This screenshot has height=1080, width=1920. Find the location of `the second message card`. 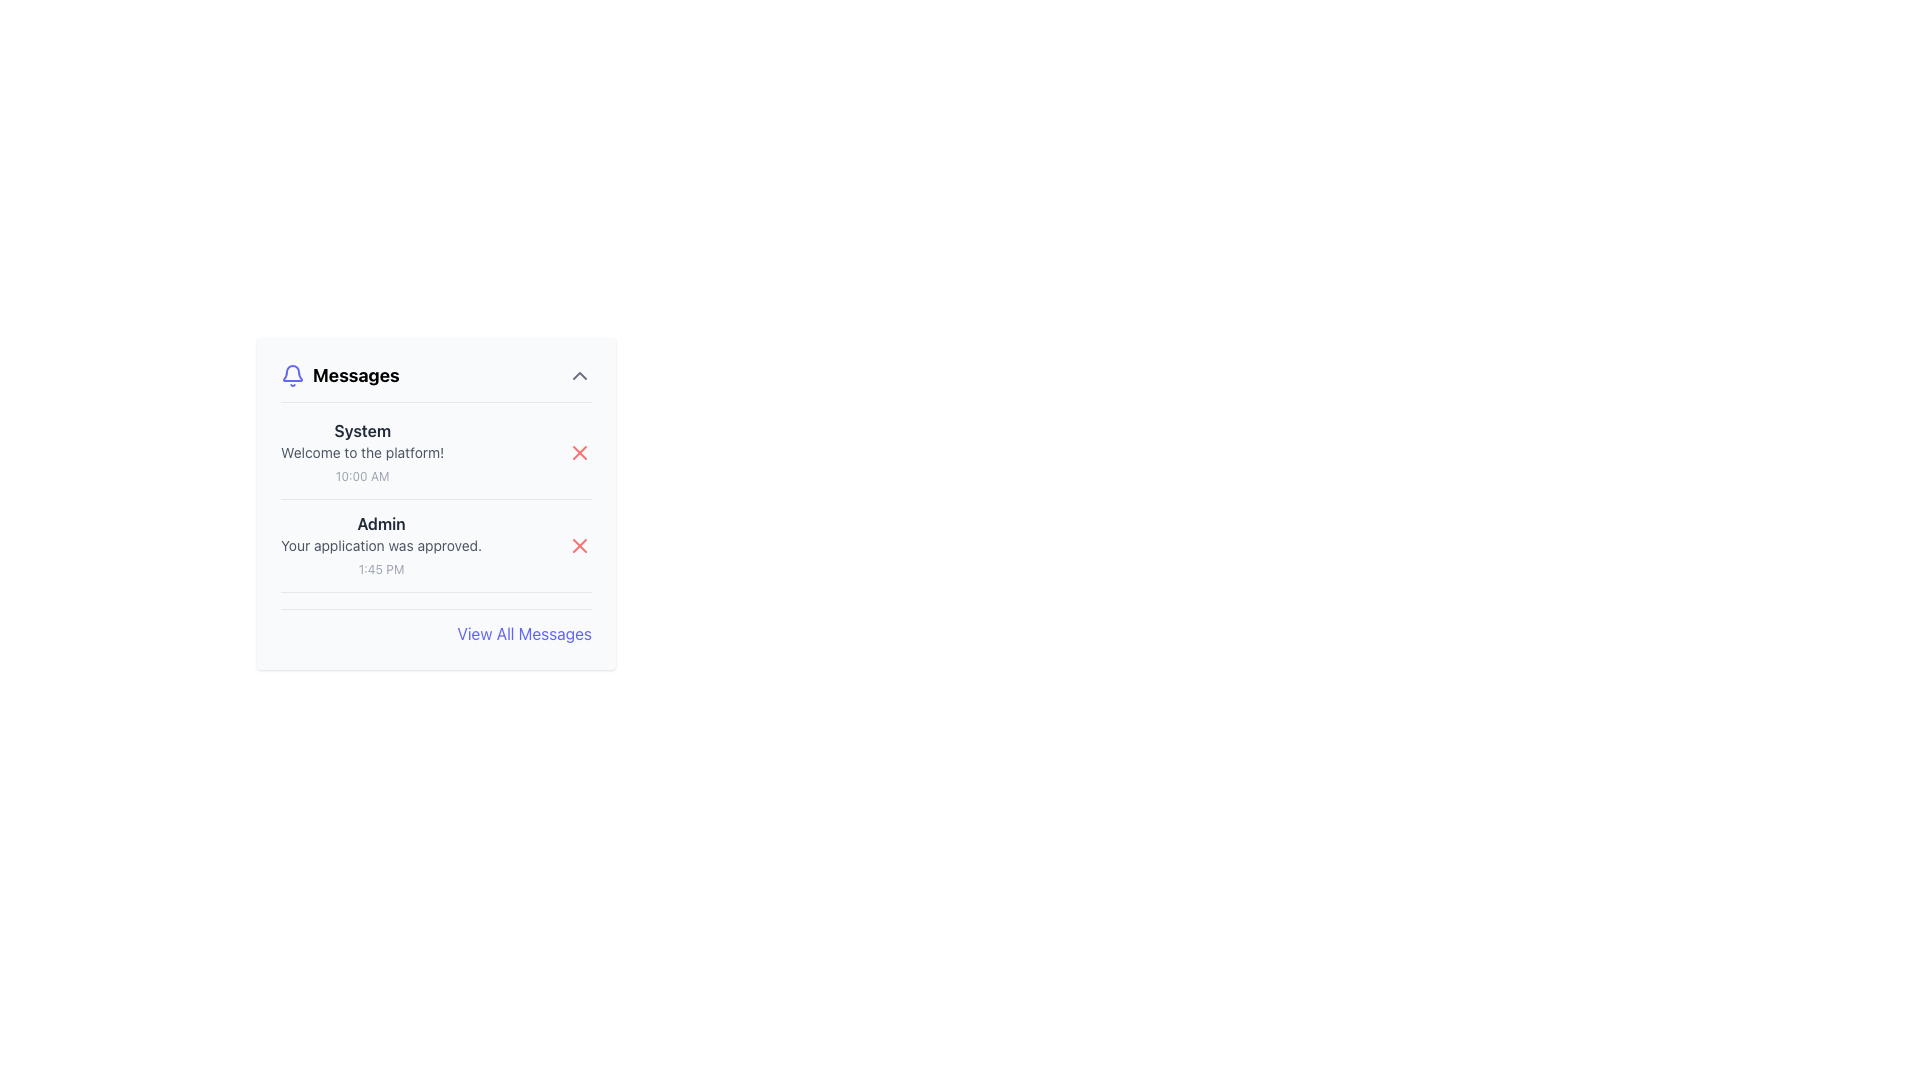

the second message card is located at coordinates (381, 546).